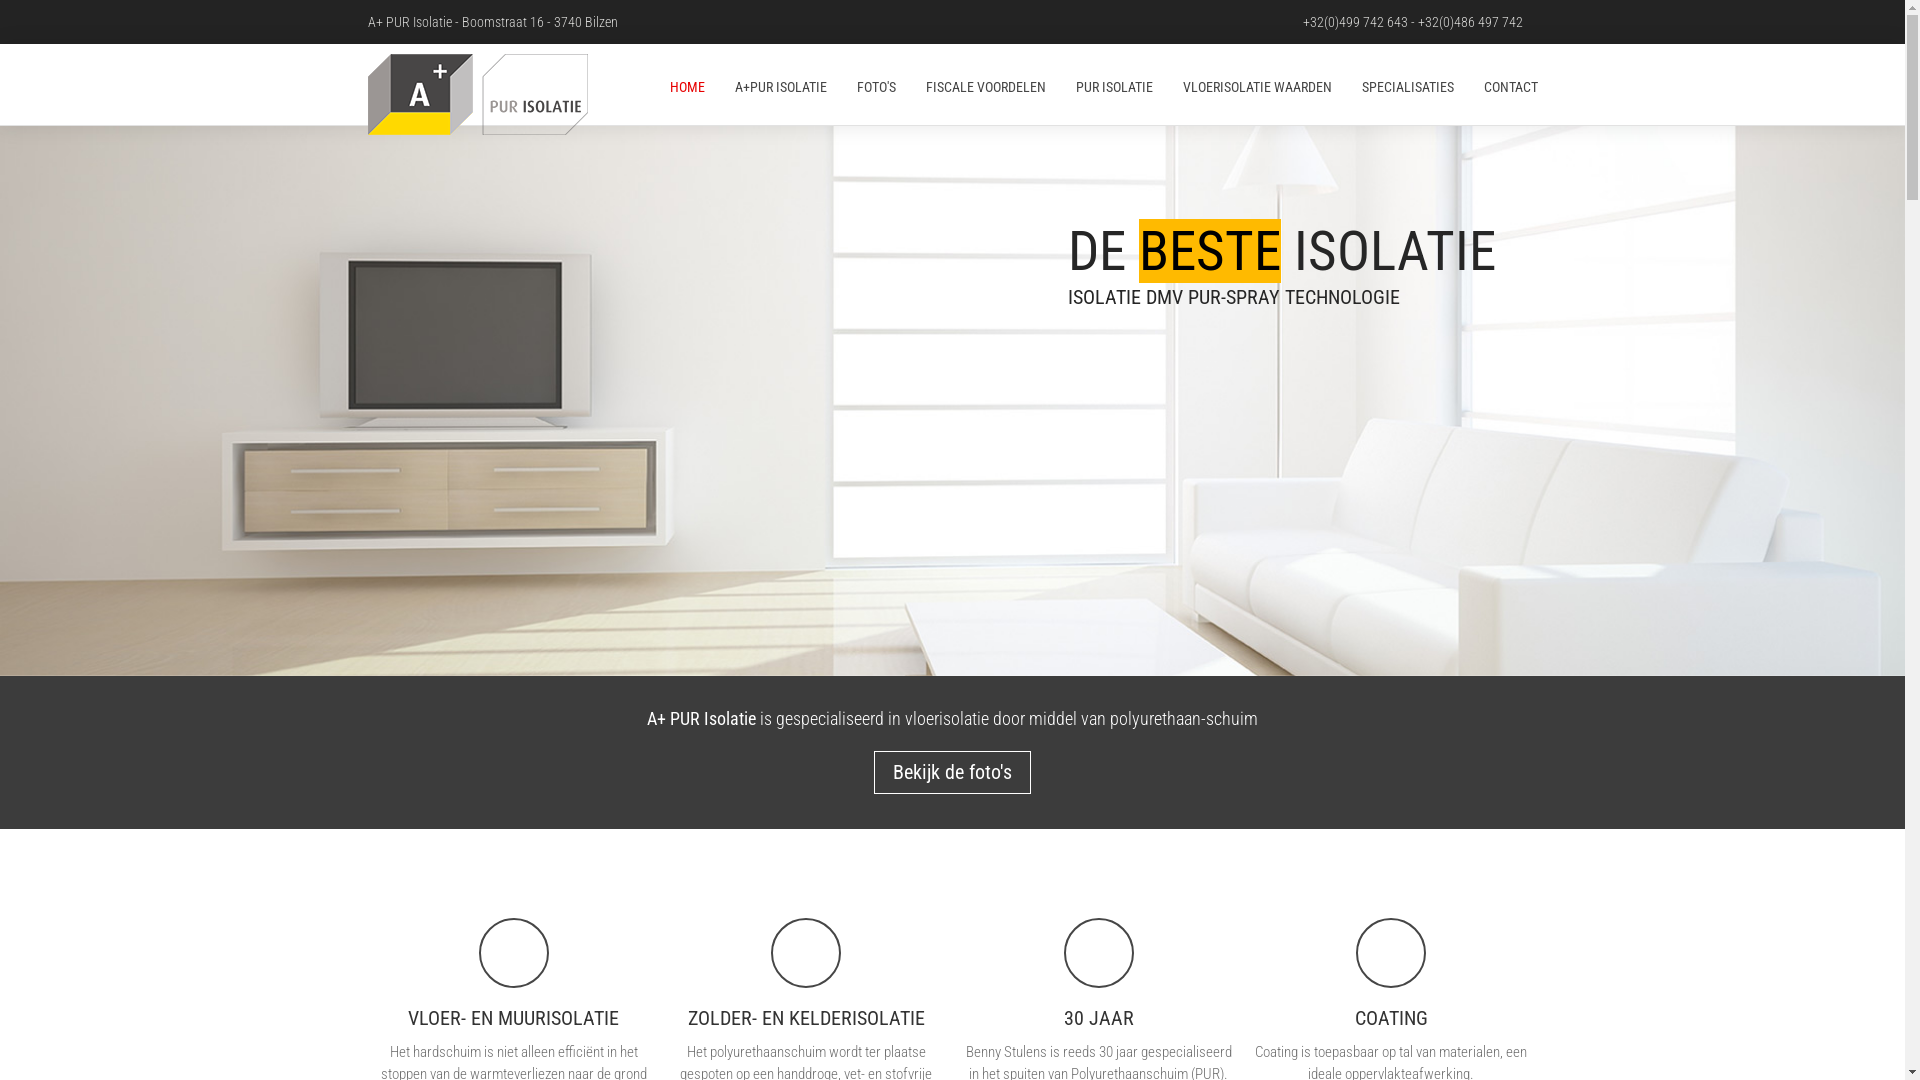 This screenshot has height=1080, width=1920. What do you see at coordinates (670, 83) in the screenshot?
I see `'HOME'` at bounding box center [670, 83].